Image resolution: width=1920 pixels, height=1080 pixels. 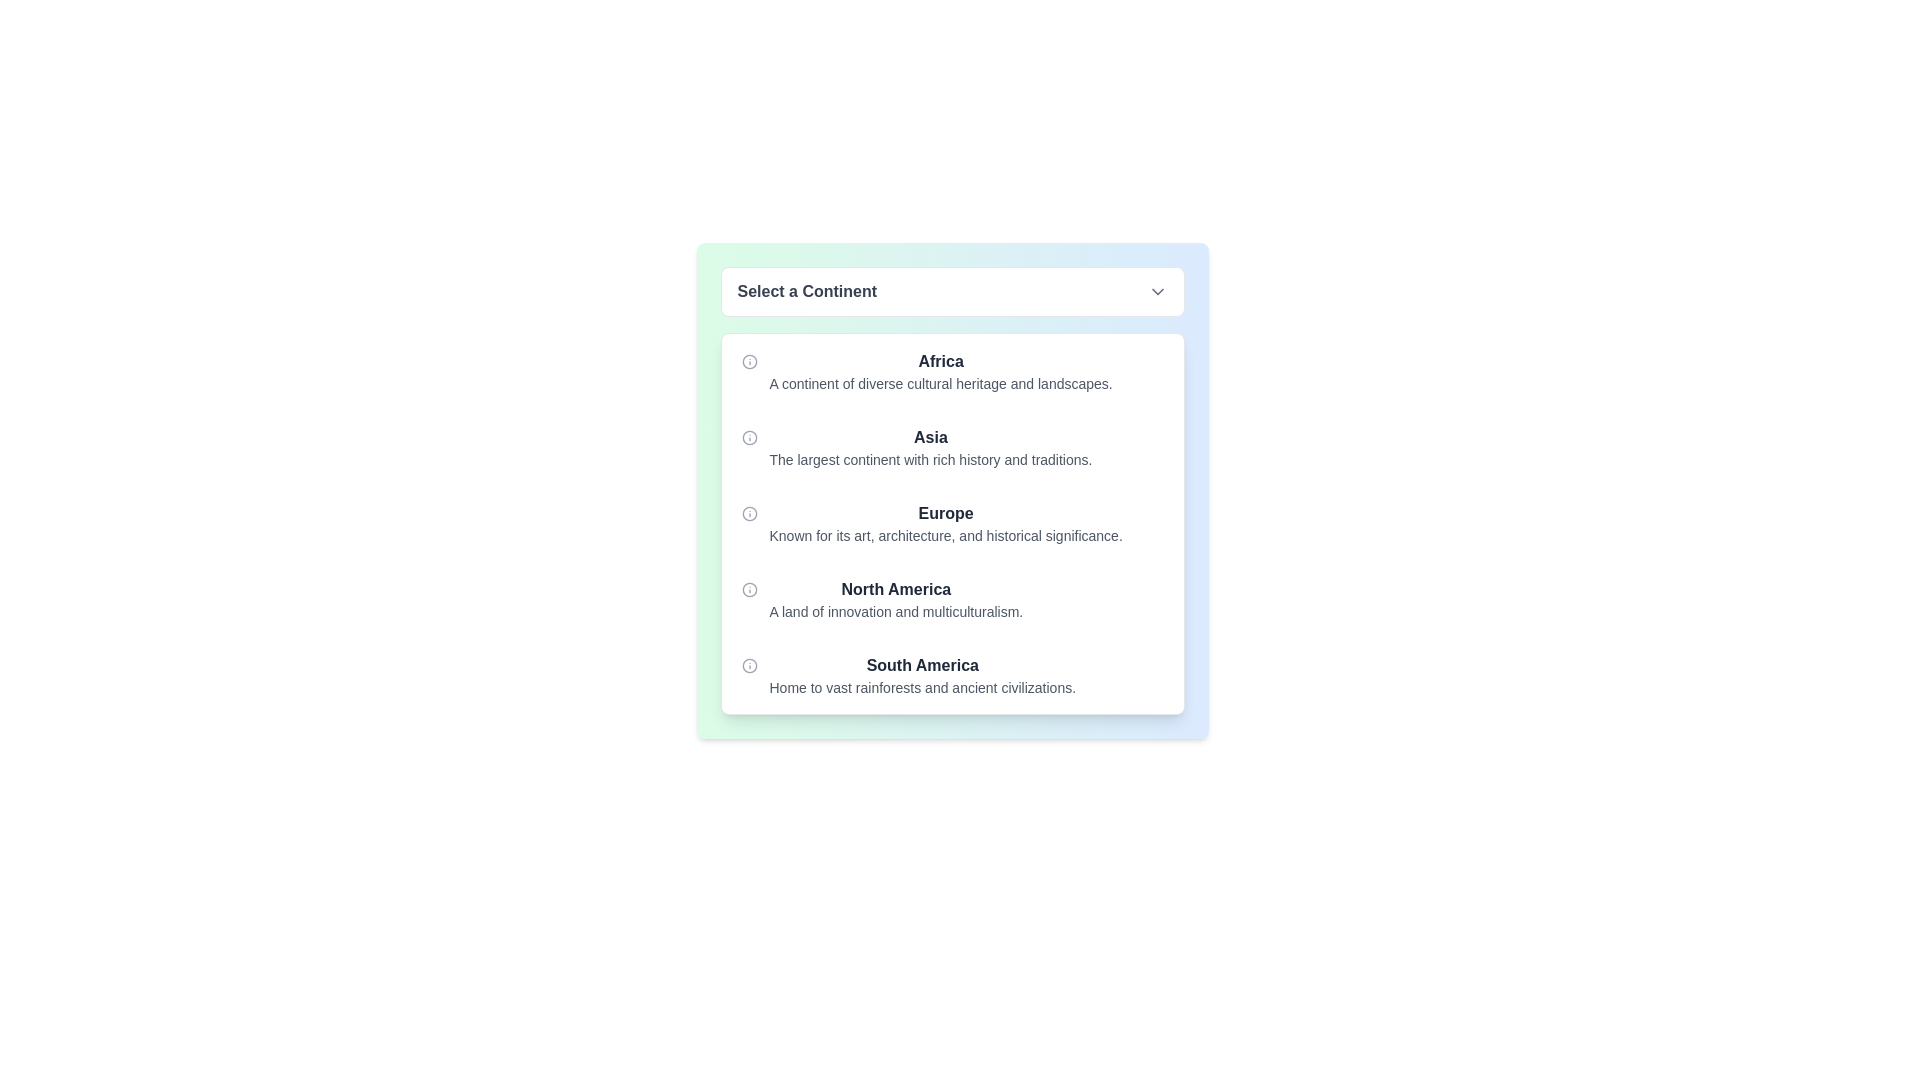 What do you see at coordinates (748, 589) in the screenshot?
I see `the circular graphical element within the information emblem adjacent to the 'North America' text option` at bounding box center [748, 589].